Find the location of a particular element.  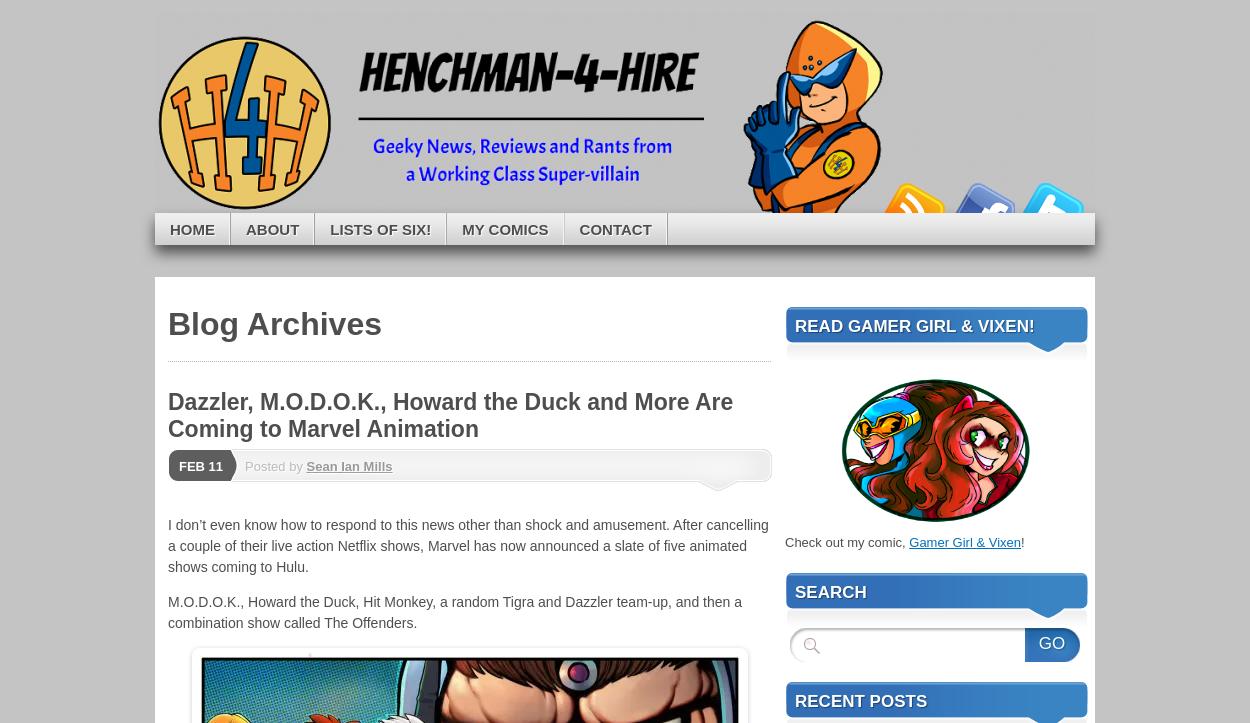

'My Comics' is located at coordinates (505, 227).